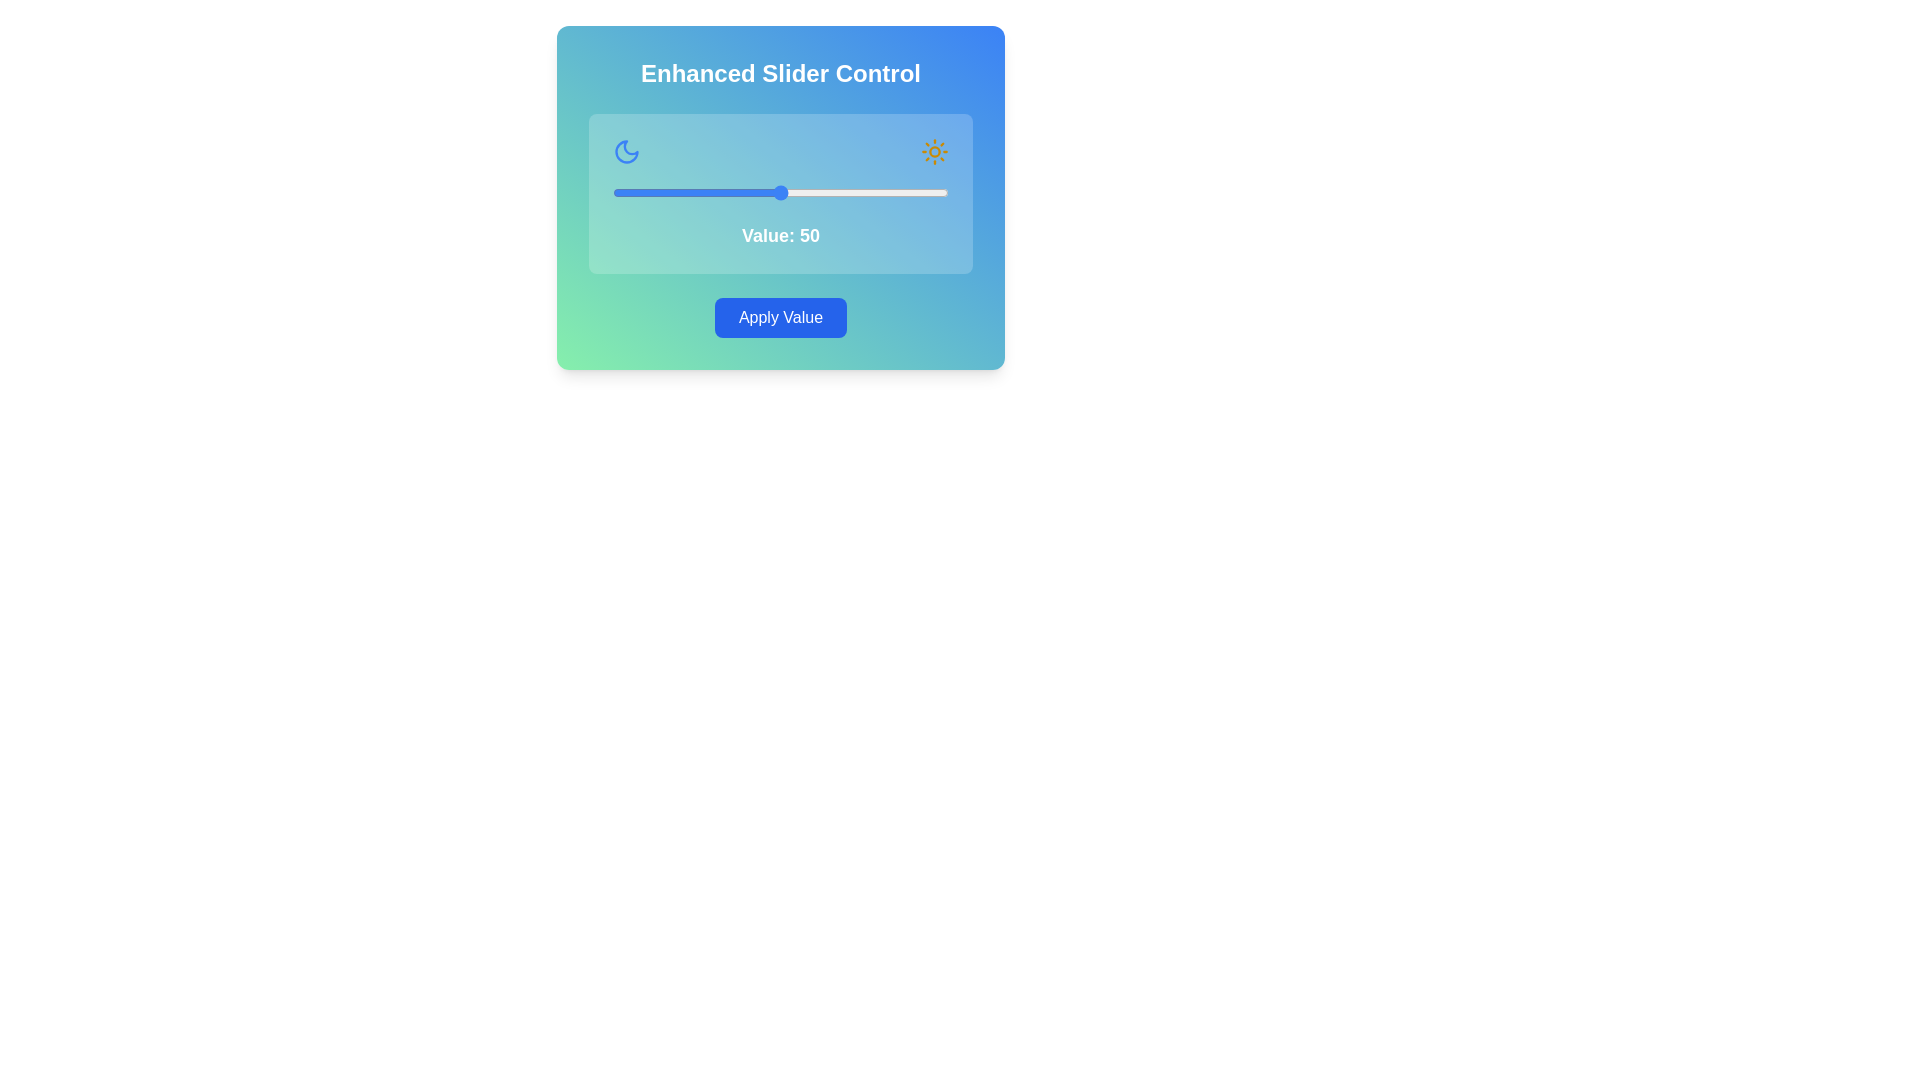  Describe the element at coordinates (780, 192) in the screenshot. I see `the track of the range slider located beneath the moon and sun icons and above the label displaying 'Value: 50' to move the handle to the desired position` at that location.